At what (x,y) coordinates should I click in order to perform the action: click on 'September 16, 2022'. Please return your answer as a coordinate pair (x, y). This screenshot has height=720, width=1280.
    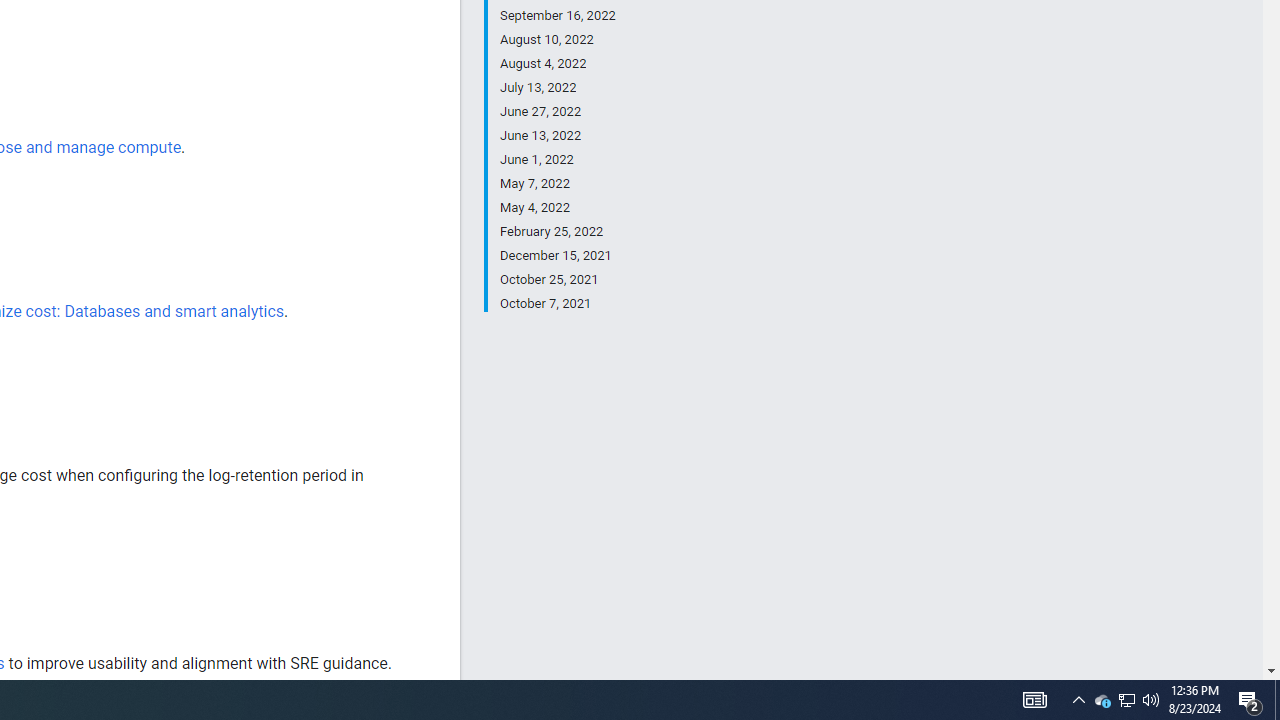
    Looking at the image, I should click on (557, 16).